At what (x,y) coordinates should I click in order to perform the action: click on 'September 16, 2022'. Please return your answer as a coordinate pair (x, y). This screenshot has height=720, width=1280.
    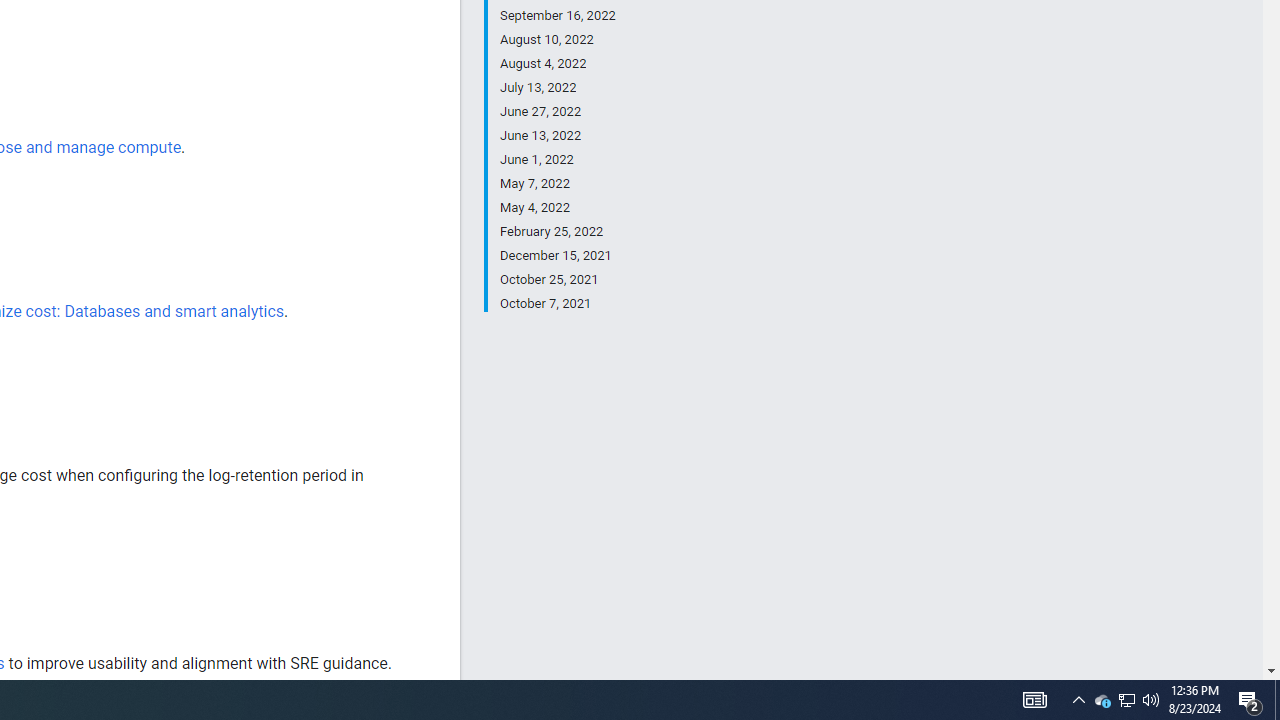
    Looking at the image, I should click on (557, 16).